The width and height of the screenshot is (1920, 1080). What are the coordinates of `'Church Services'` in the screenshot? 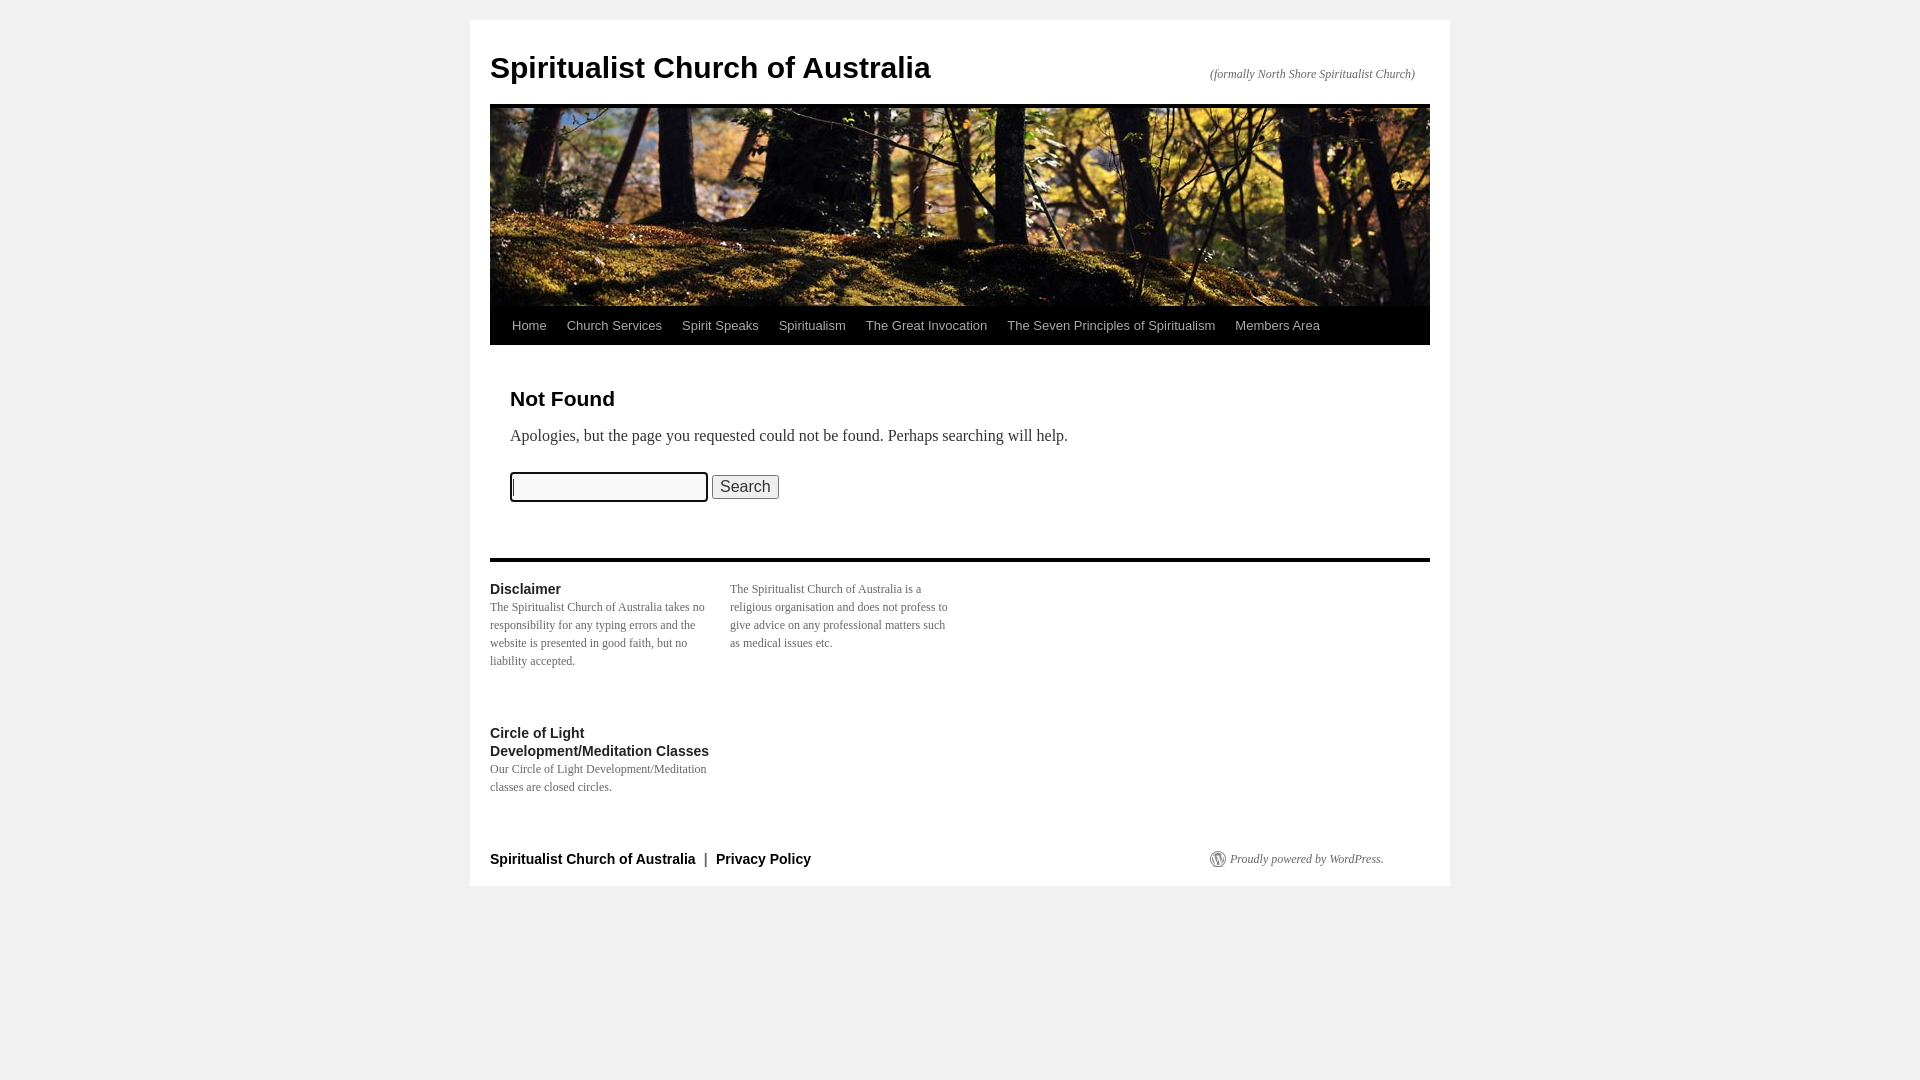 It's located at (613, 325).